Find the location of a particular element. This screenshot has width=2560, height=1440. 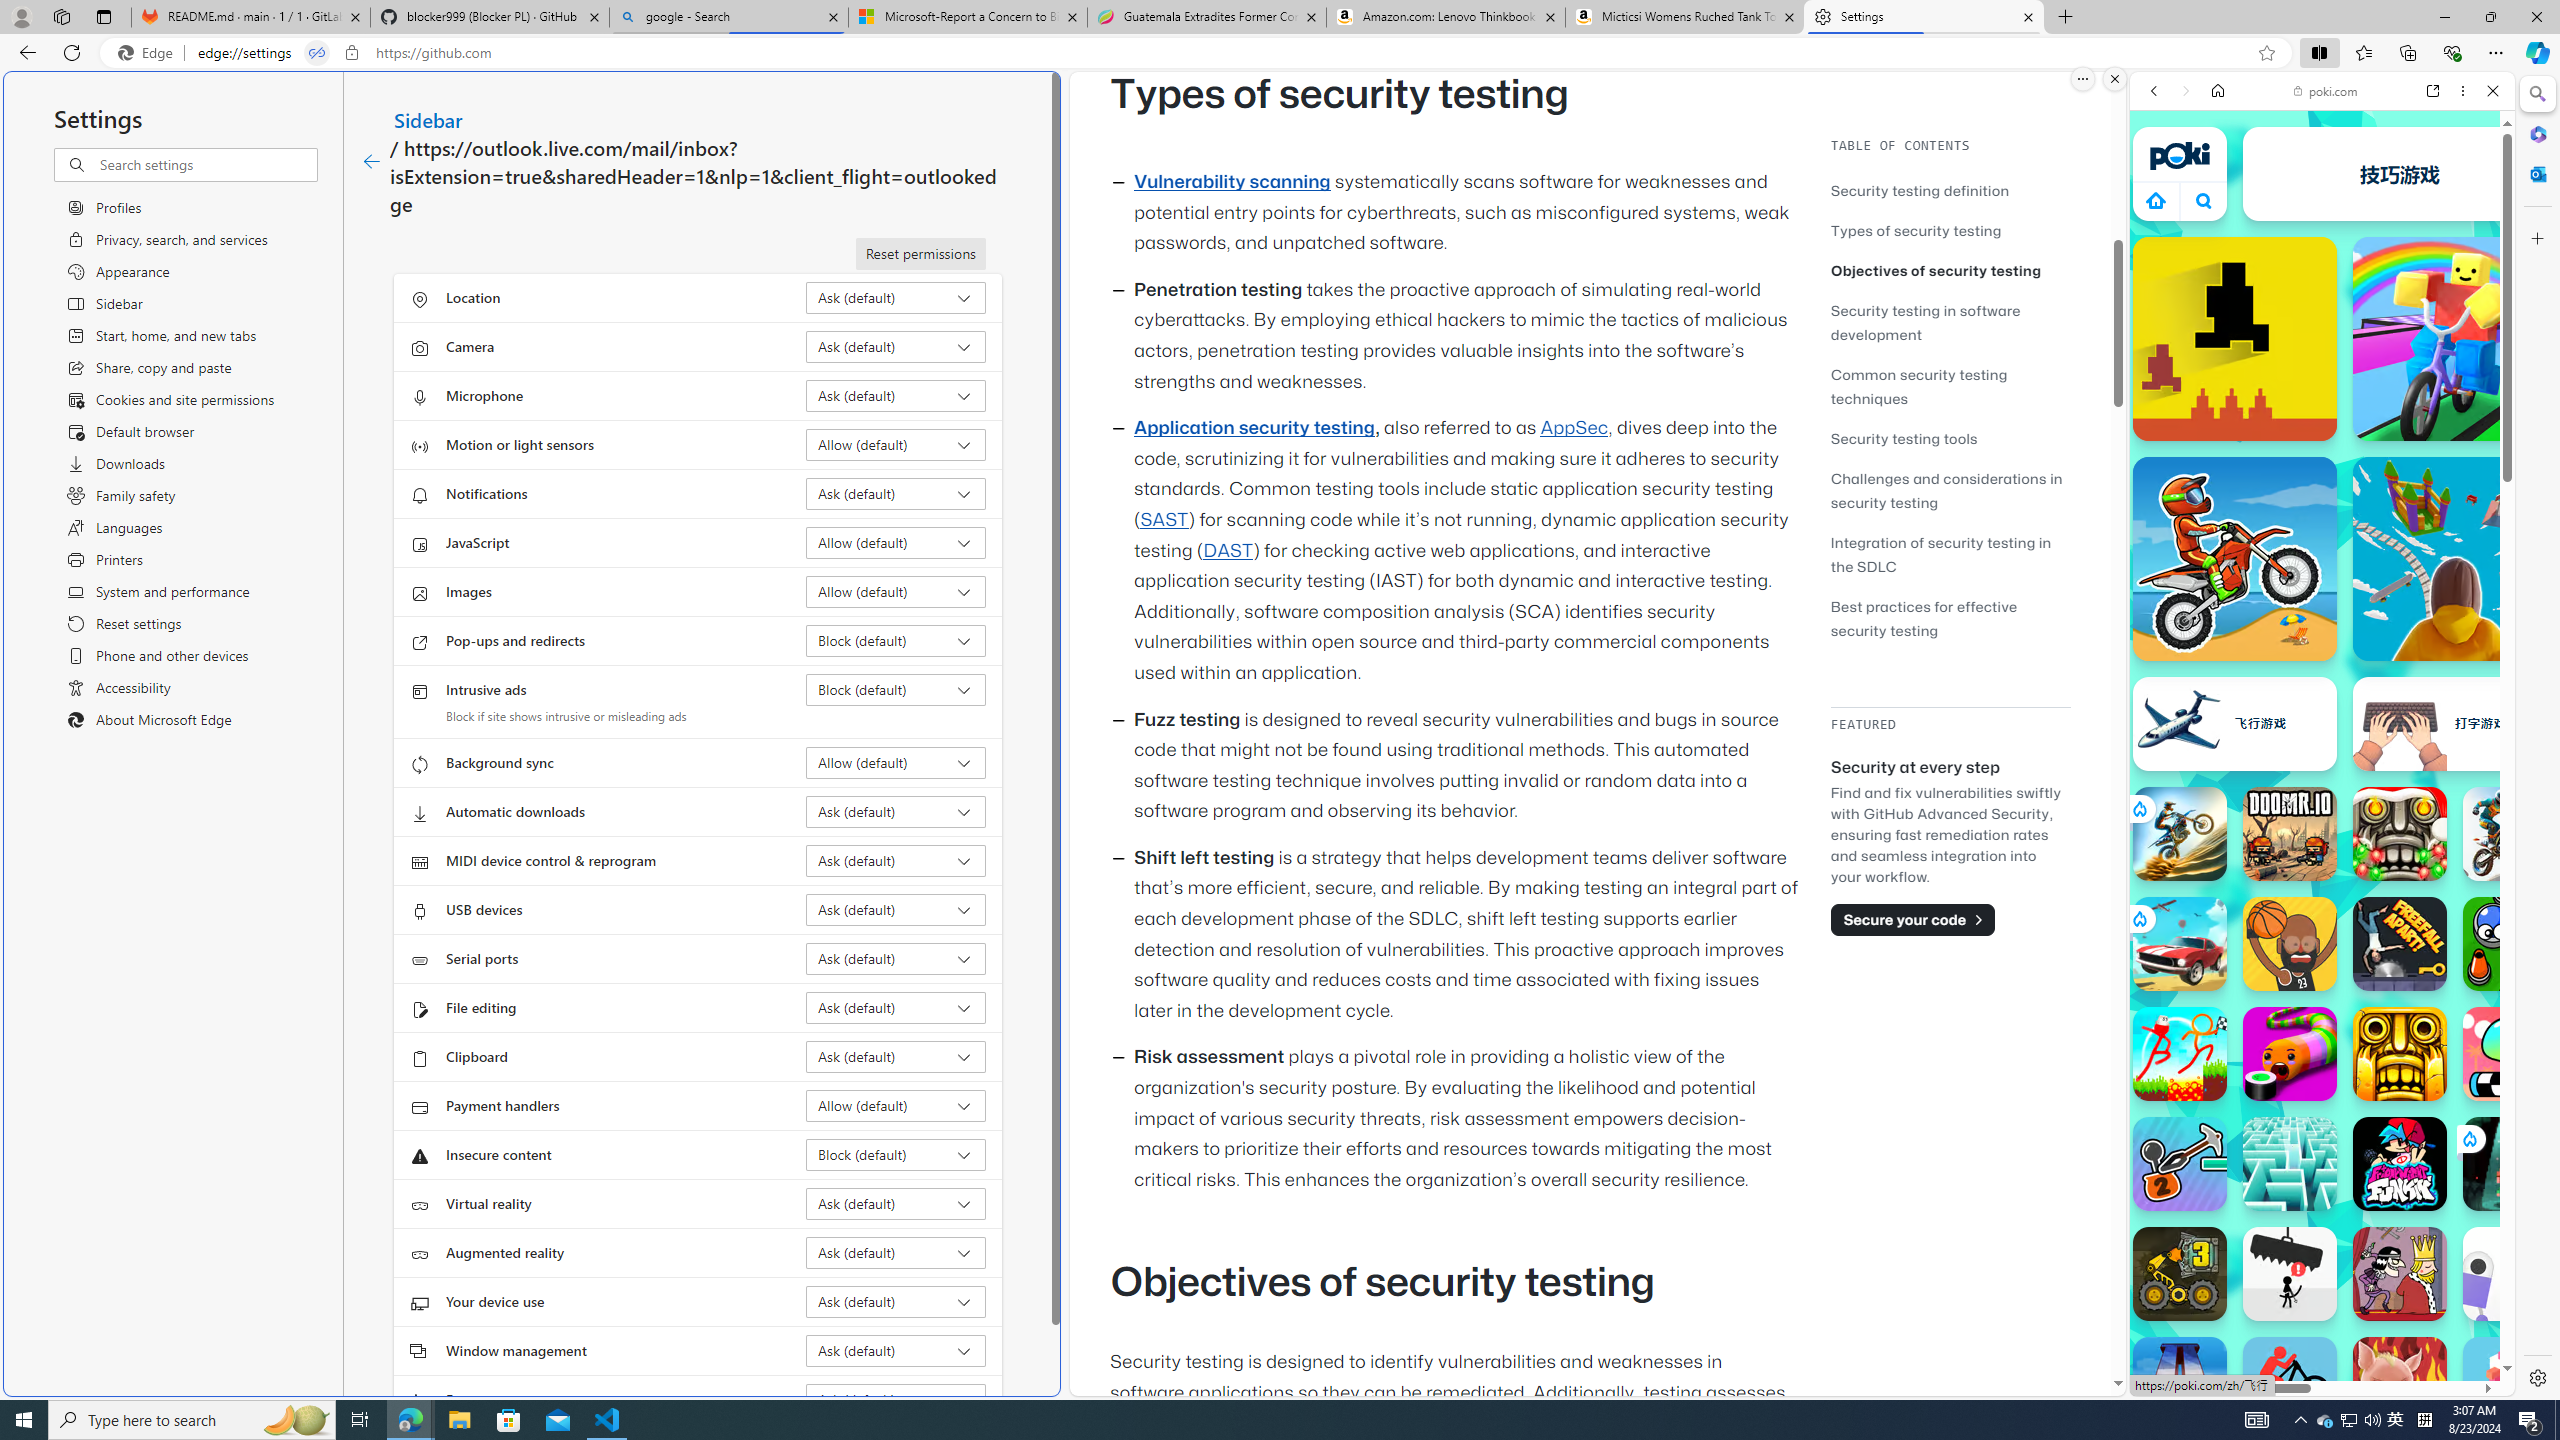

'Search results from poki.com' is located at coordinates (2286, 780).